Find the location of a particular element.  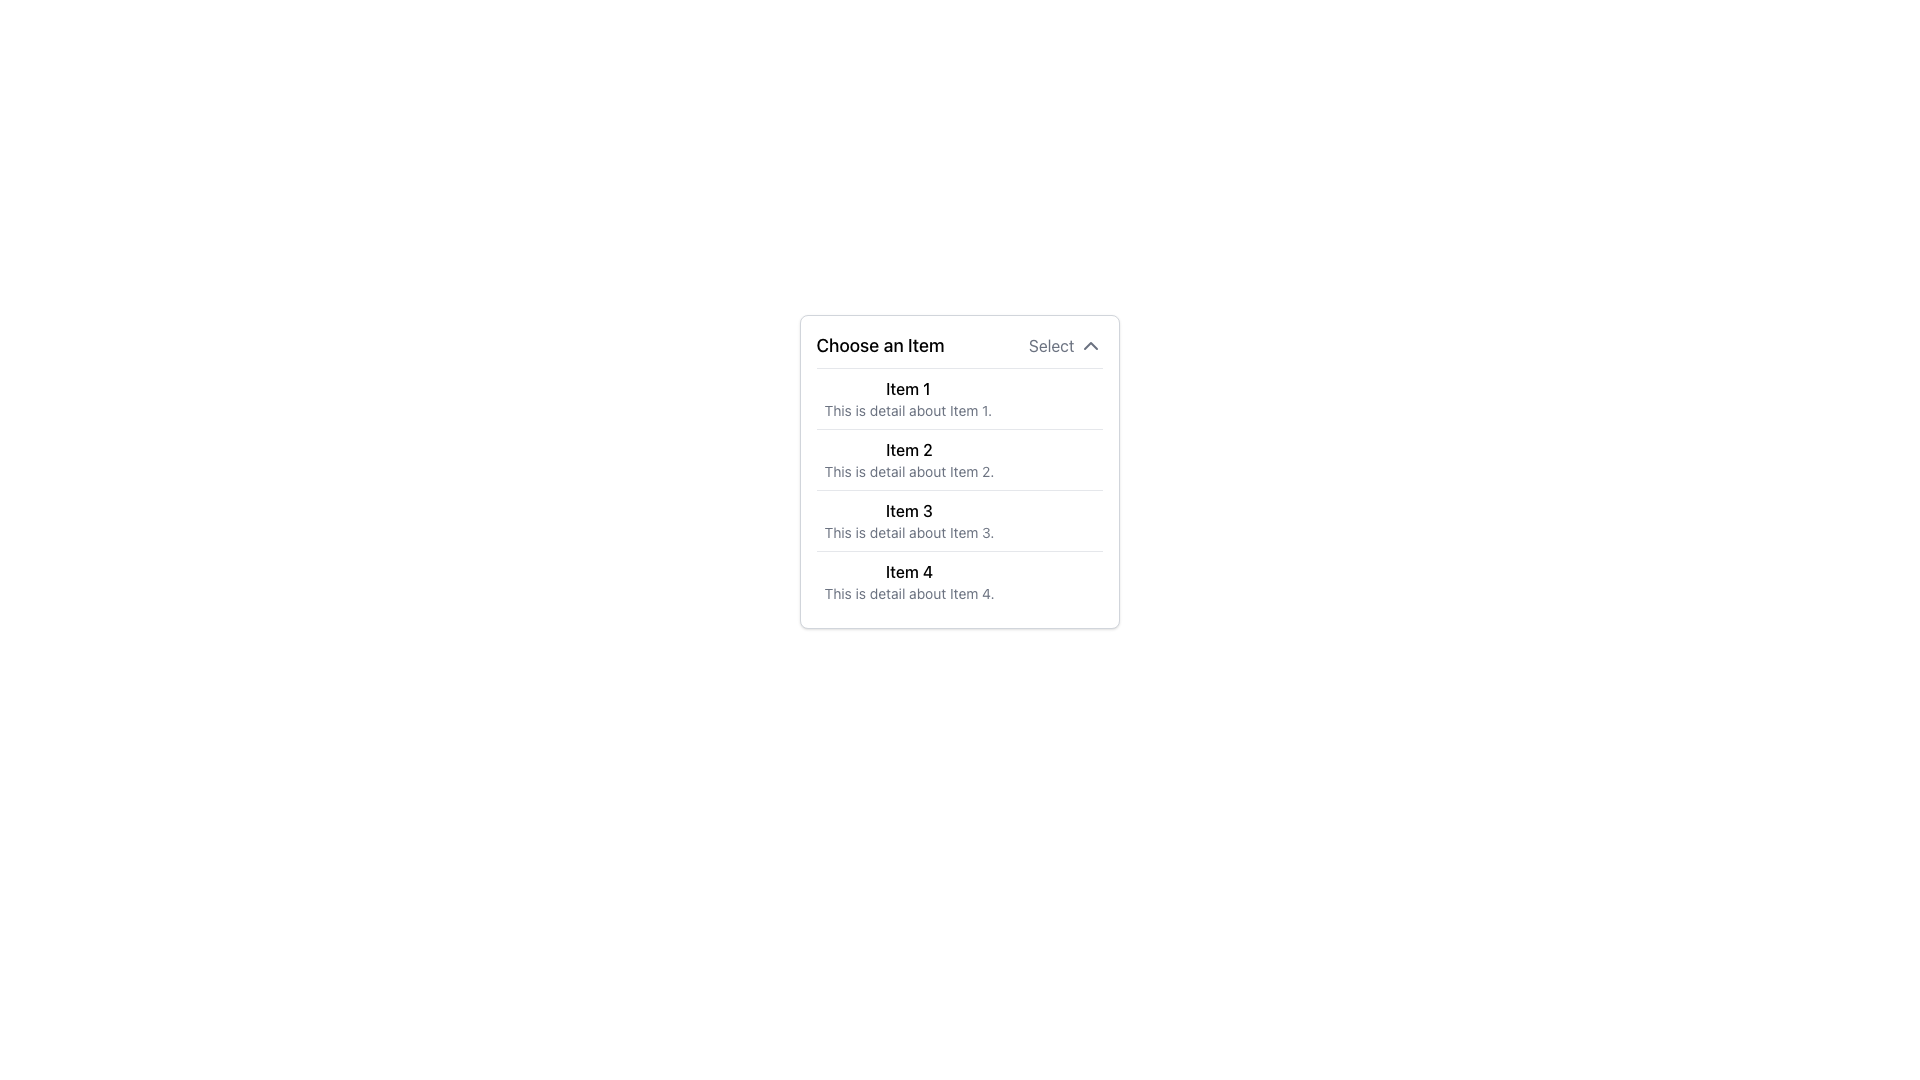

the text label representing 'Item 4' in the dropdown menu is located at coordinates (908, 571).